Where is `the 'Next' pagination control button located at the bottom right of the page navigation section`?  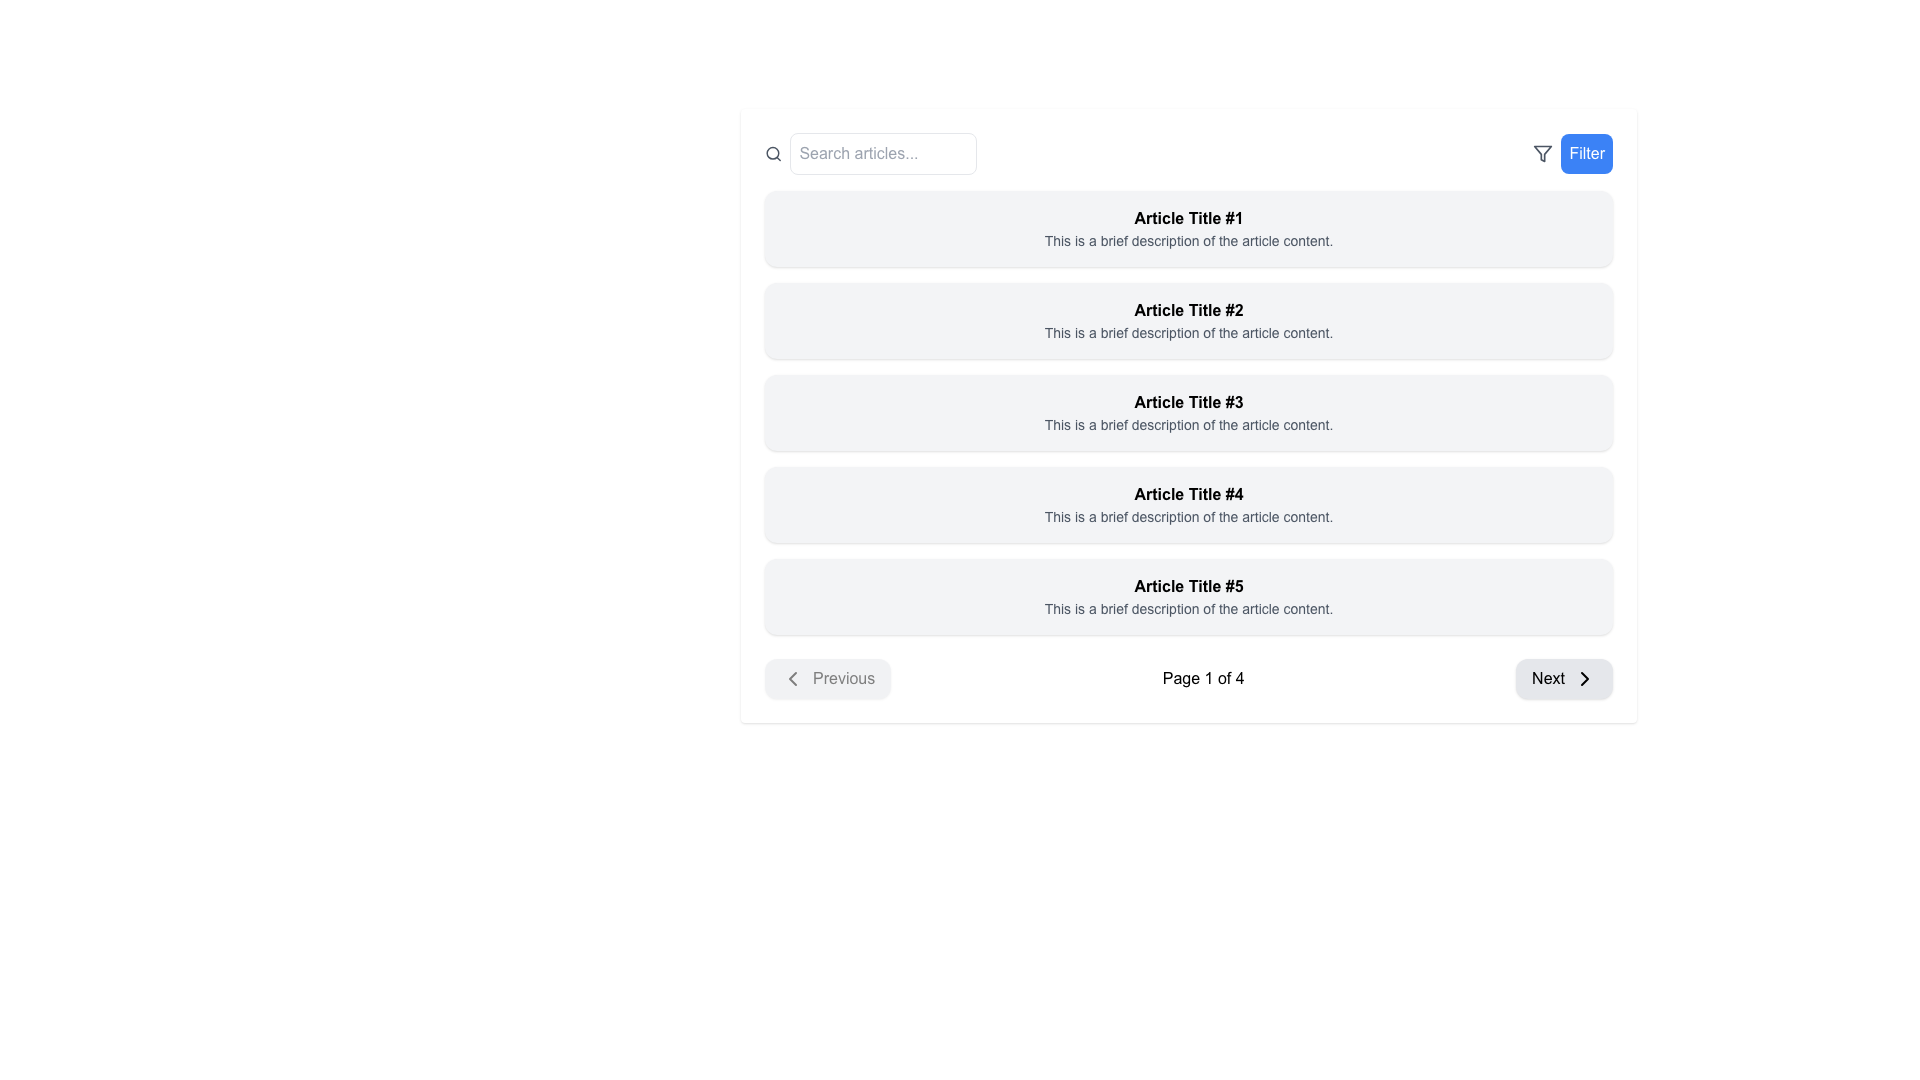
the 'Next' pagination control button located at the bottom right of the page navigation section is located at coordinates (1563, 677).